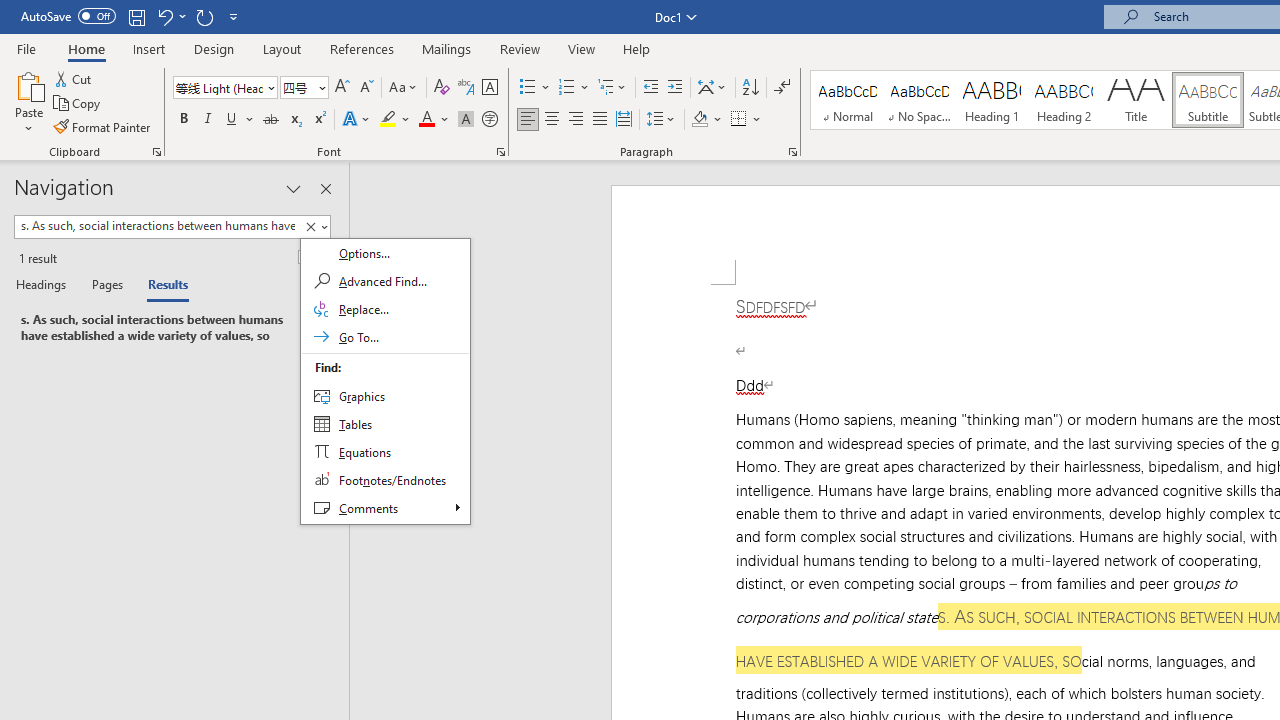 Image resolution: width=1280 pixels, height=720 pixels. What do you see at coordinates (699, 119) in the screenshot?
I see `'Shading RGB(0, 0, 0)'` at bounding box center [699, 119].